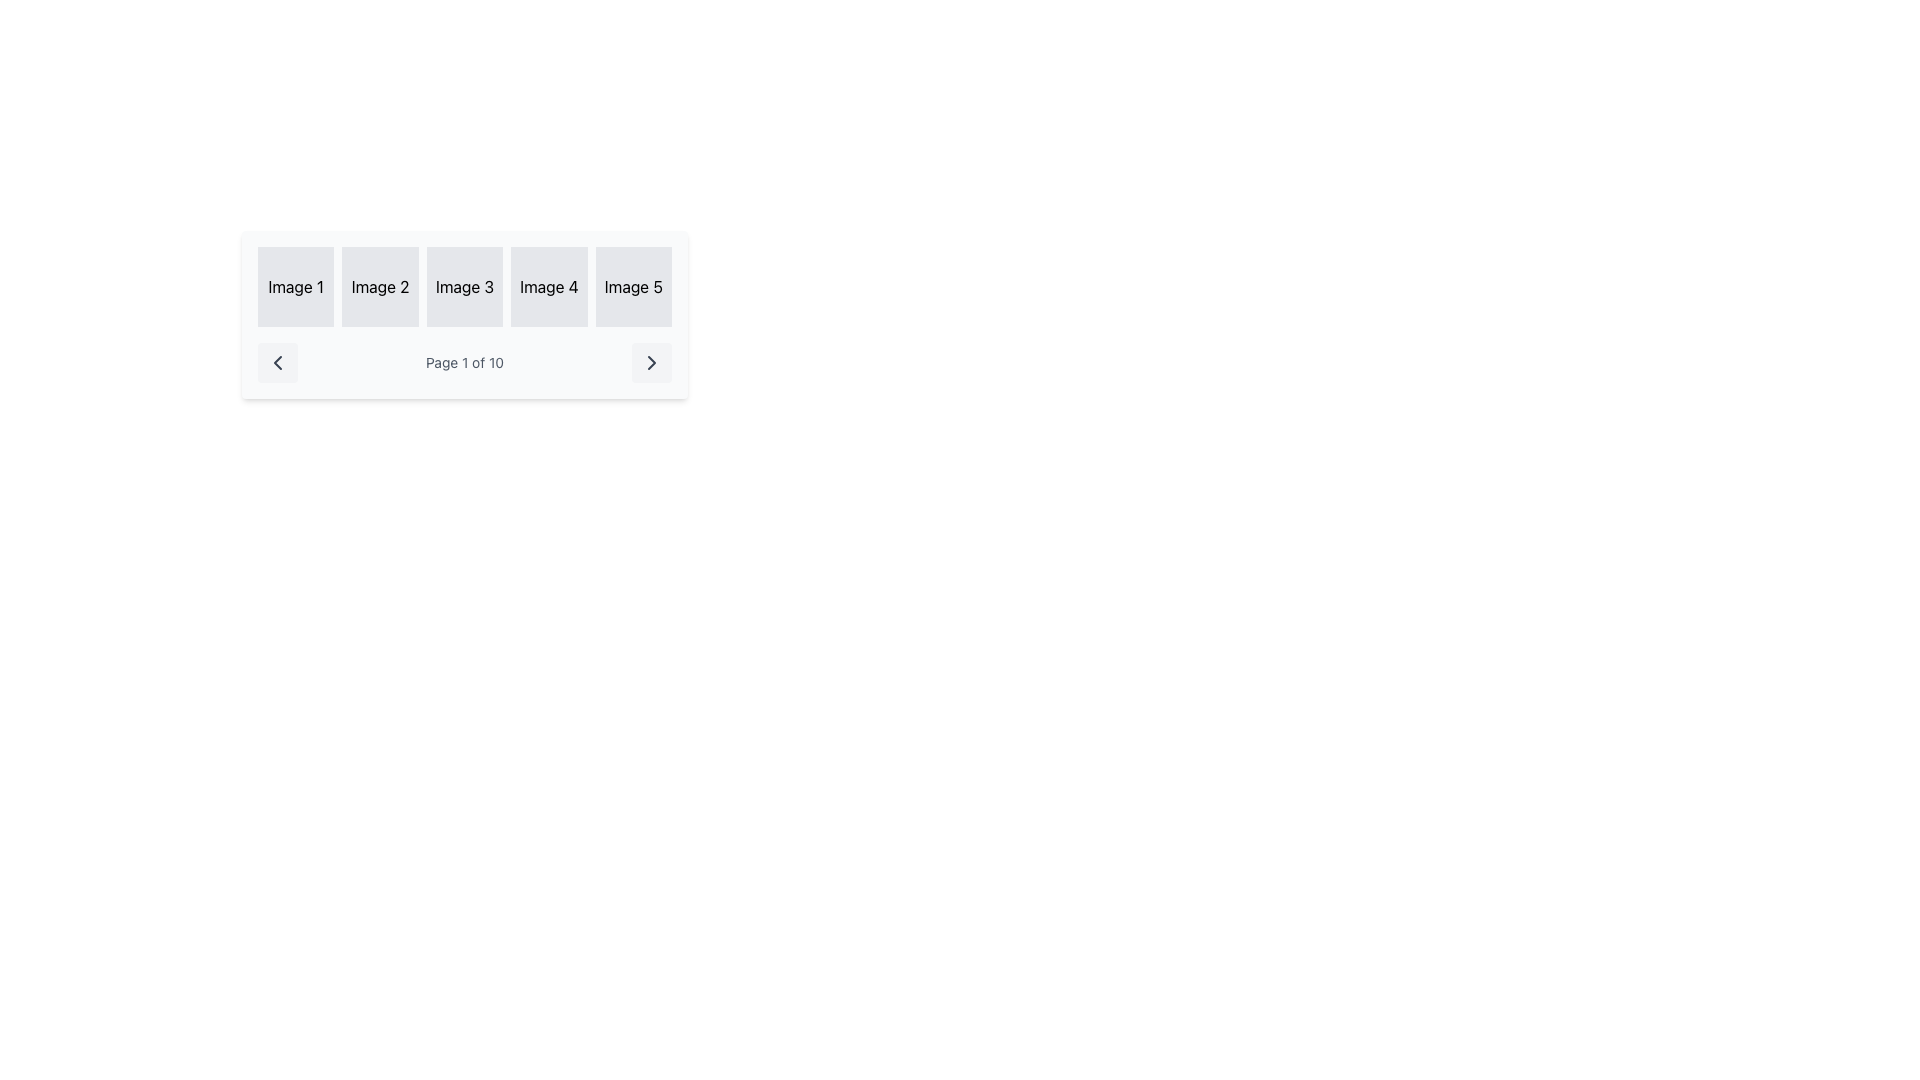 The image size is (1920, 1080). What do you see at coordinates (277, 362) in the screenshot?
I see `the left-facing chevron icon within the rounded button located at the bottom left of the carousel` at bounding box center [277, 362].